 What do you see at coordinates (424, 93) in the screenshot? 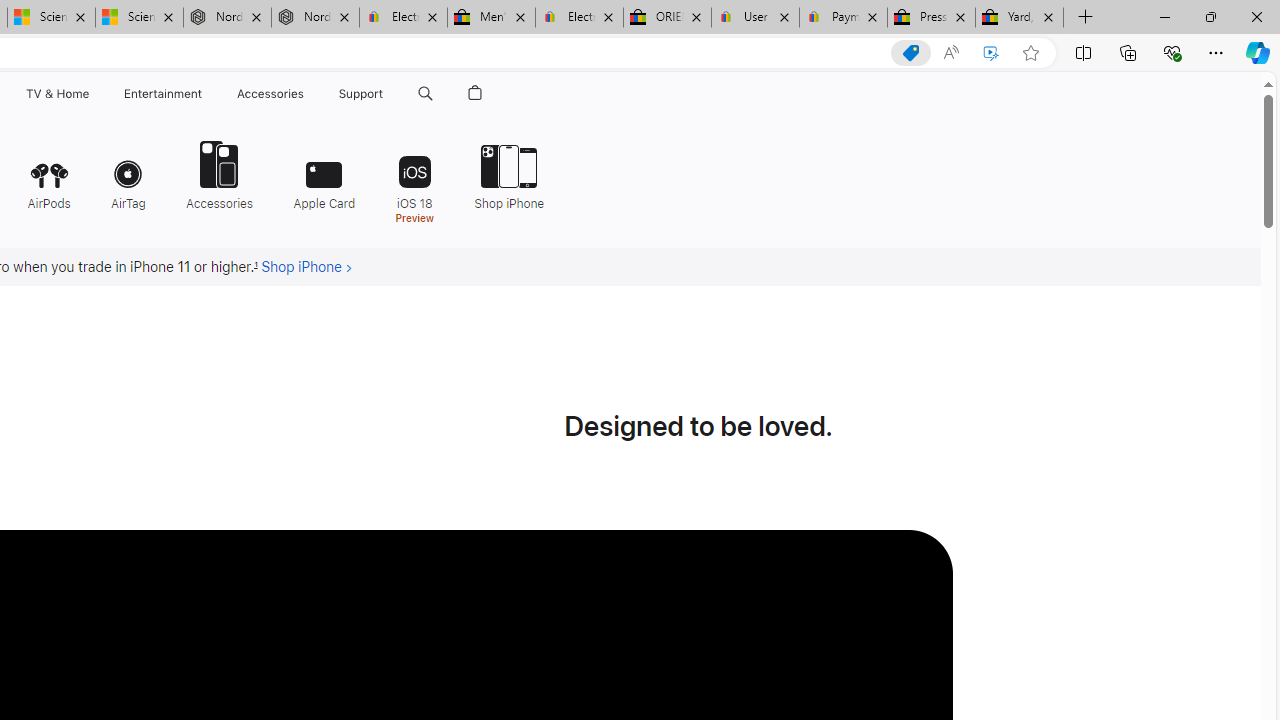
I see `'Class: globalnav-item globalnav-search shift-0-1'` at bounding box center [424, 93].